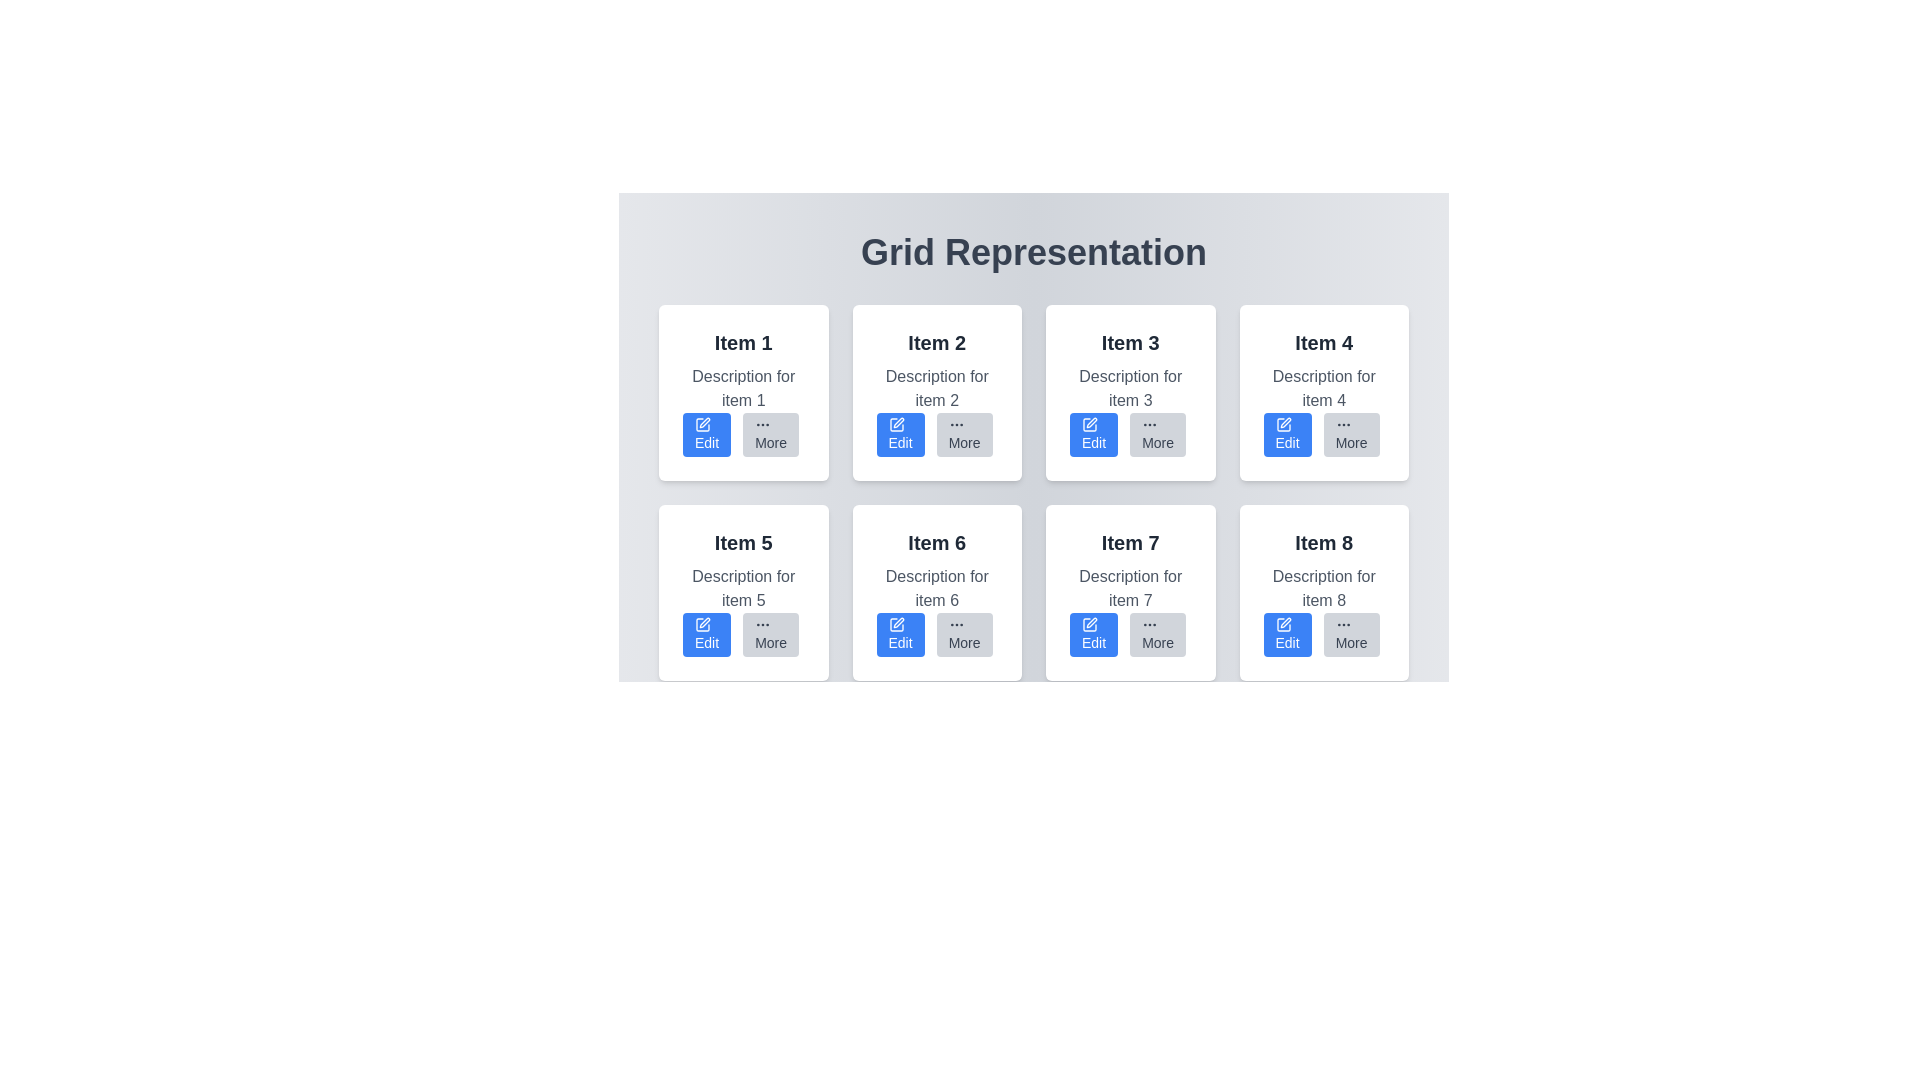 The image size is (1920, 1080). What do you see at coordinates (1158, 434) in the screenshot?
I see `the keyboard navigation on the 'More' button` at bounding box center [1158, 434].